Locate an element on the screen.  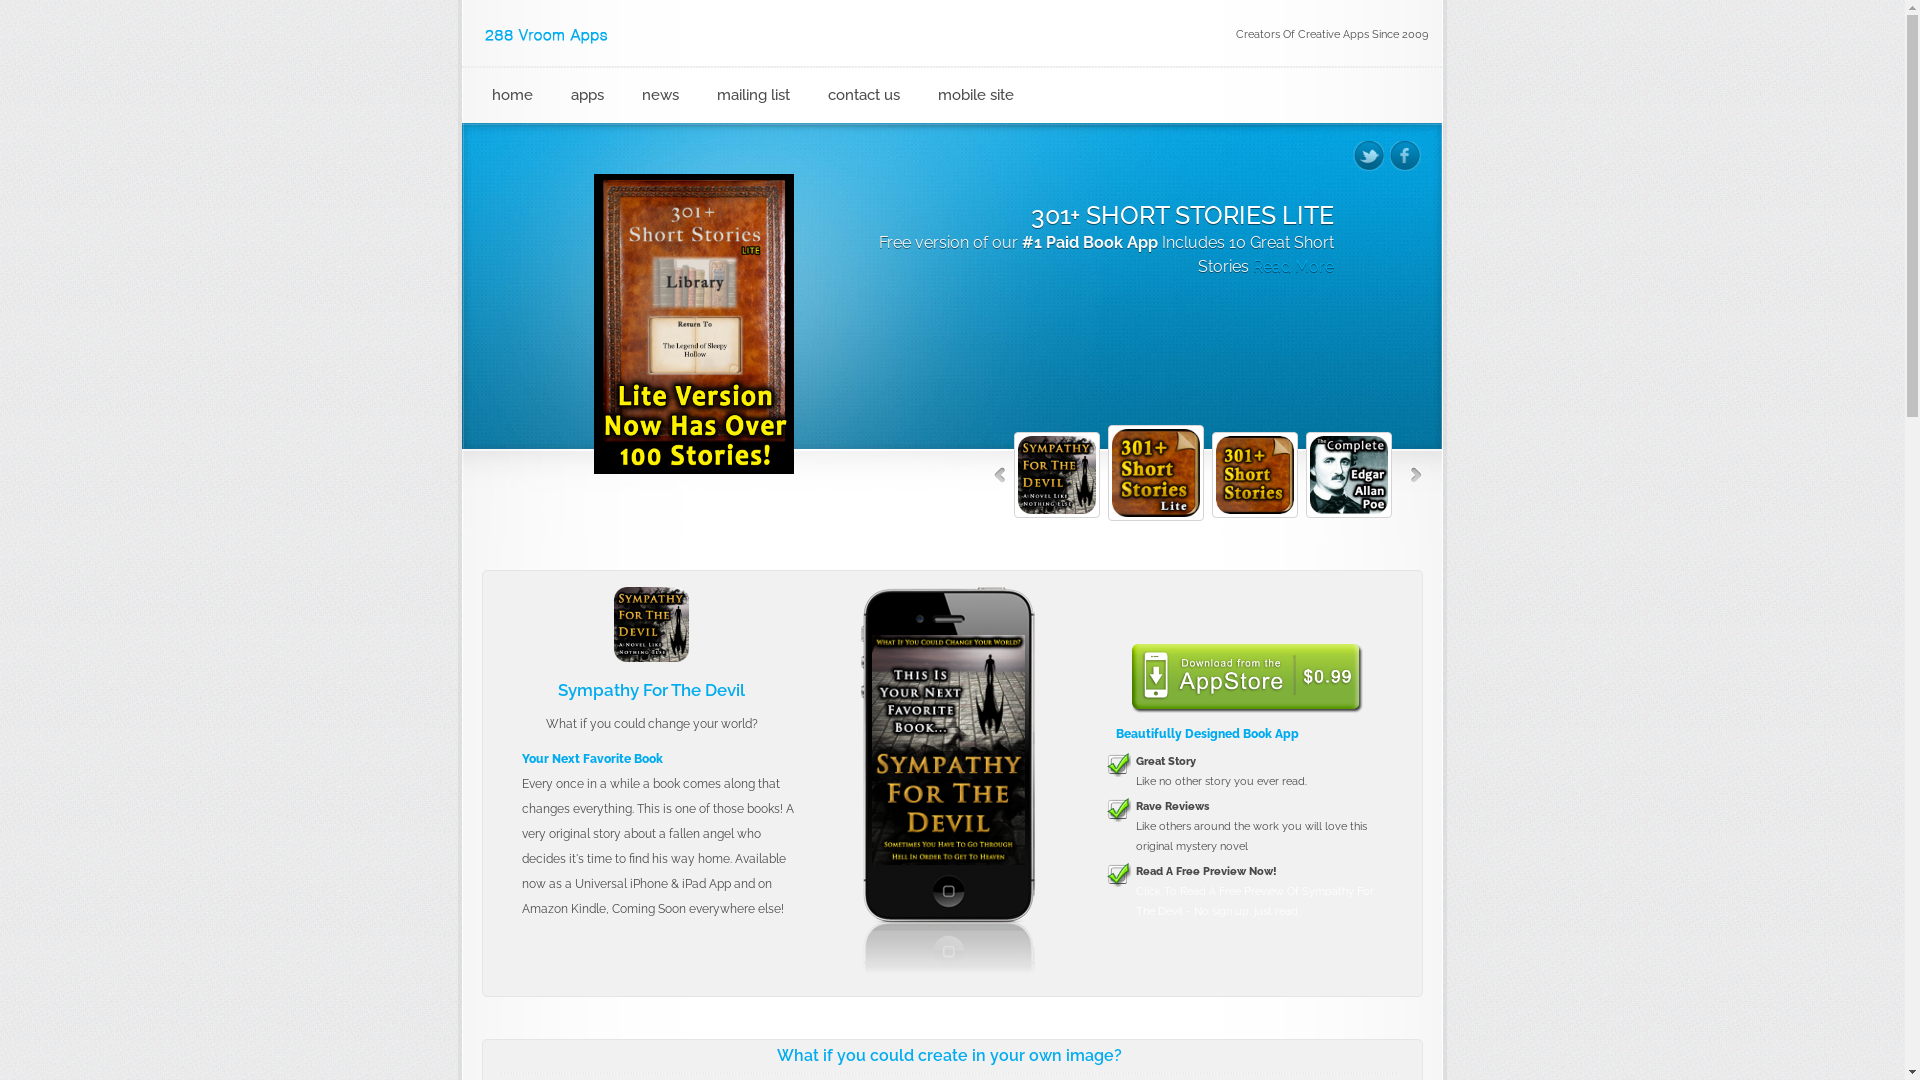
'twitter-ico' is located at coordinates (1367, 154).